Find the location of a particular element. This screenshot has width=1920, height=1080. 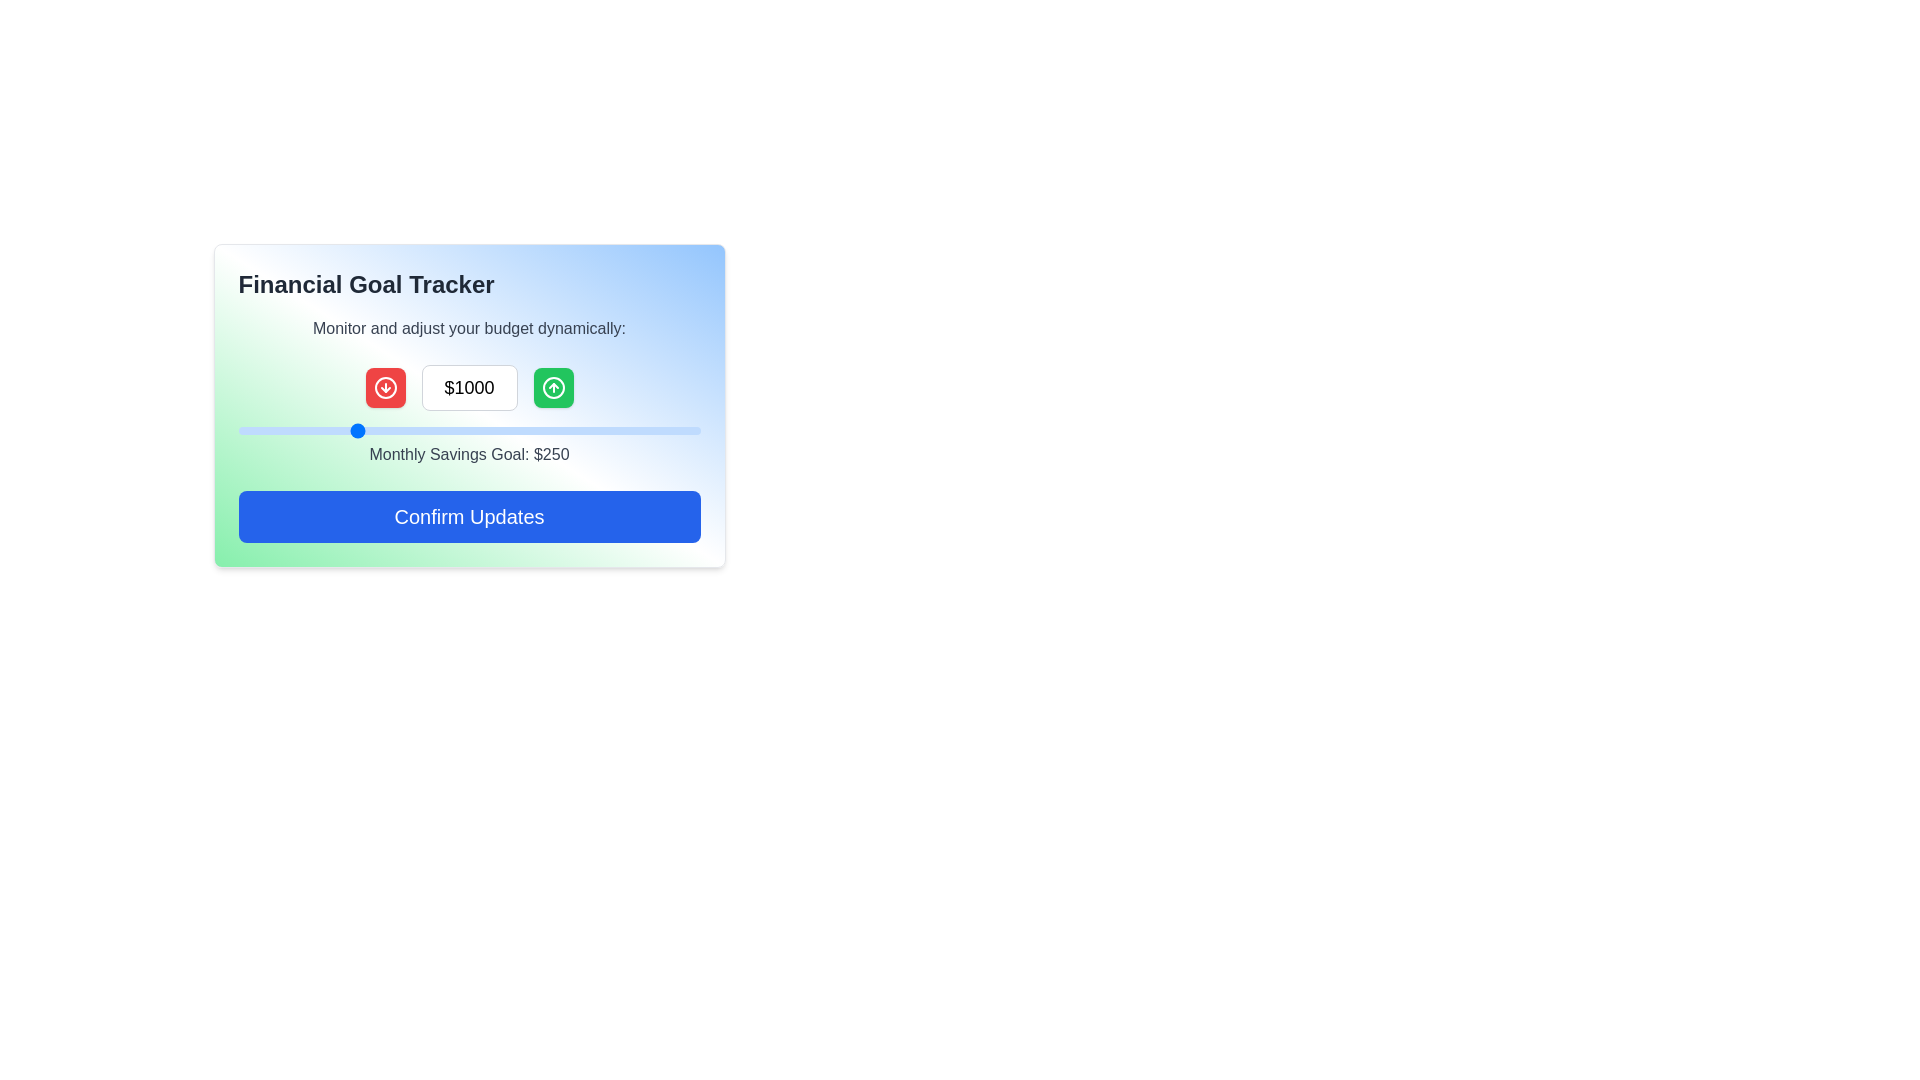

monetary value displayed in the Text label that follows 'Monthly Savings Goal:' located near the center horizontally in the lower region of the interface is located at coordinates (551, 454).